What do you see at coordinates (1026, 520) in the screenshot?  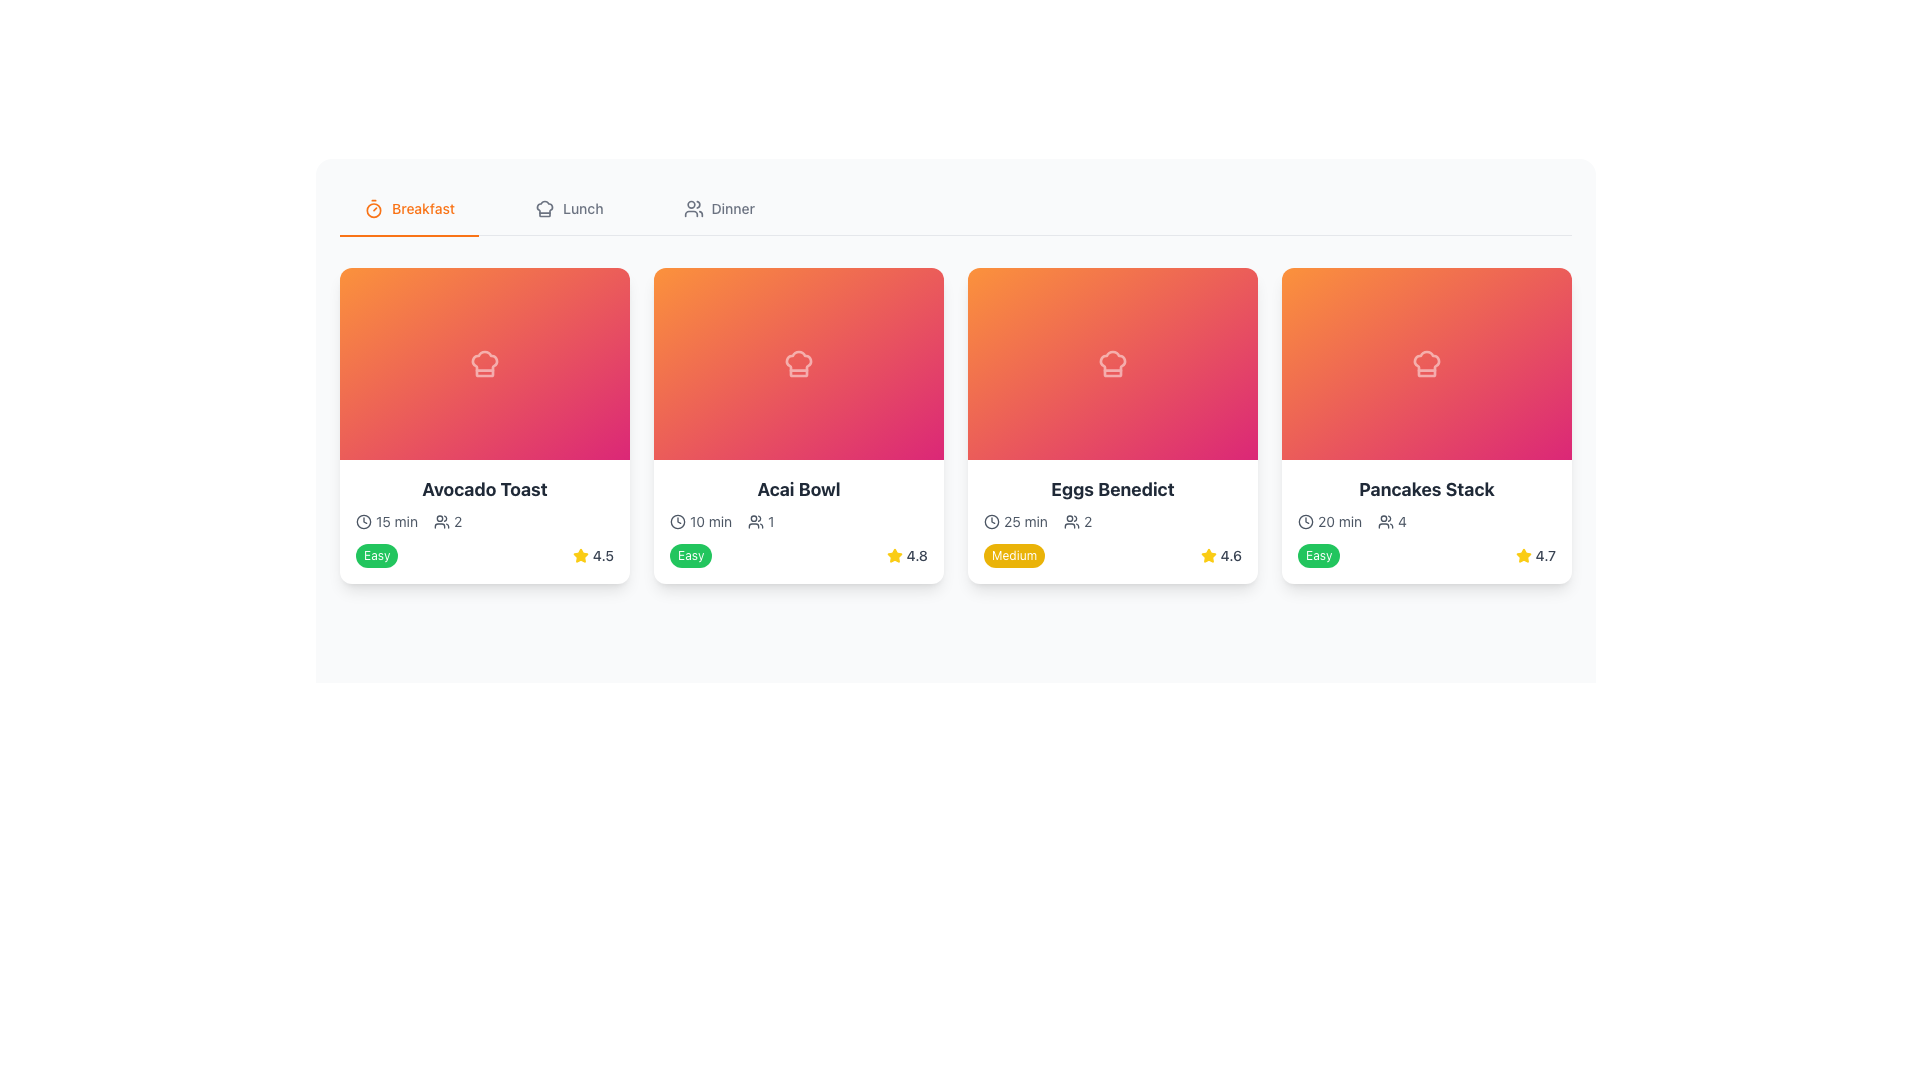 I see `the preparation time text element located within the Eggs Benedict card, which is situated under the title next to a clock icon` at bounding box center [1026, 520].